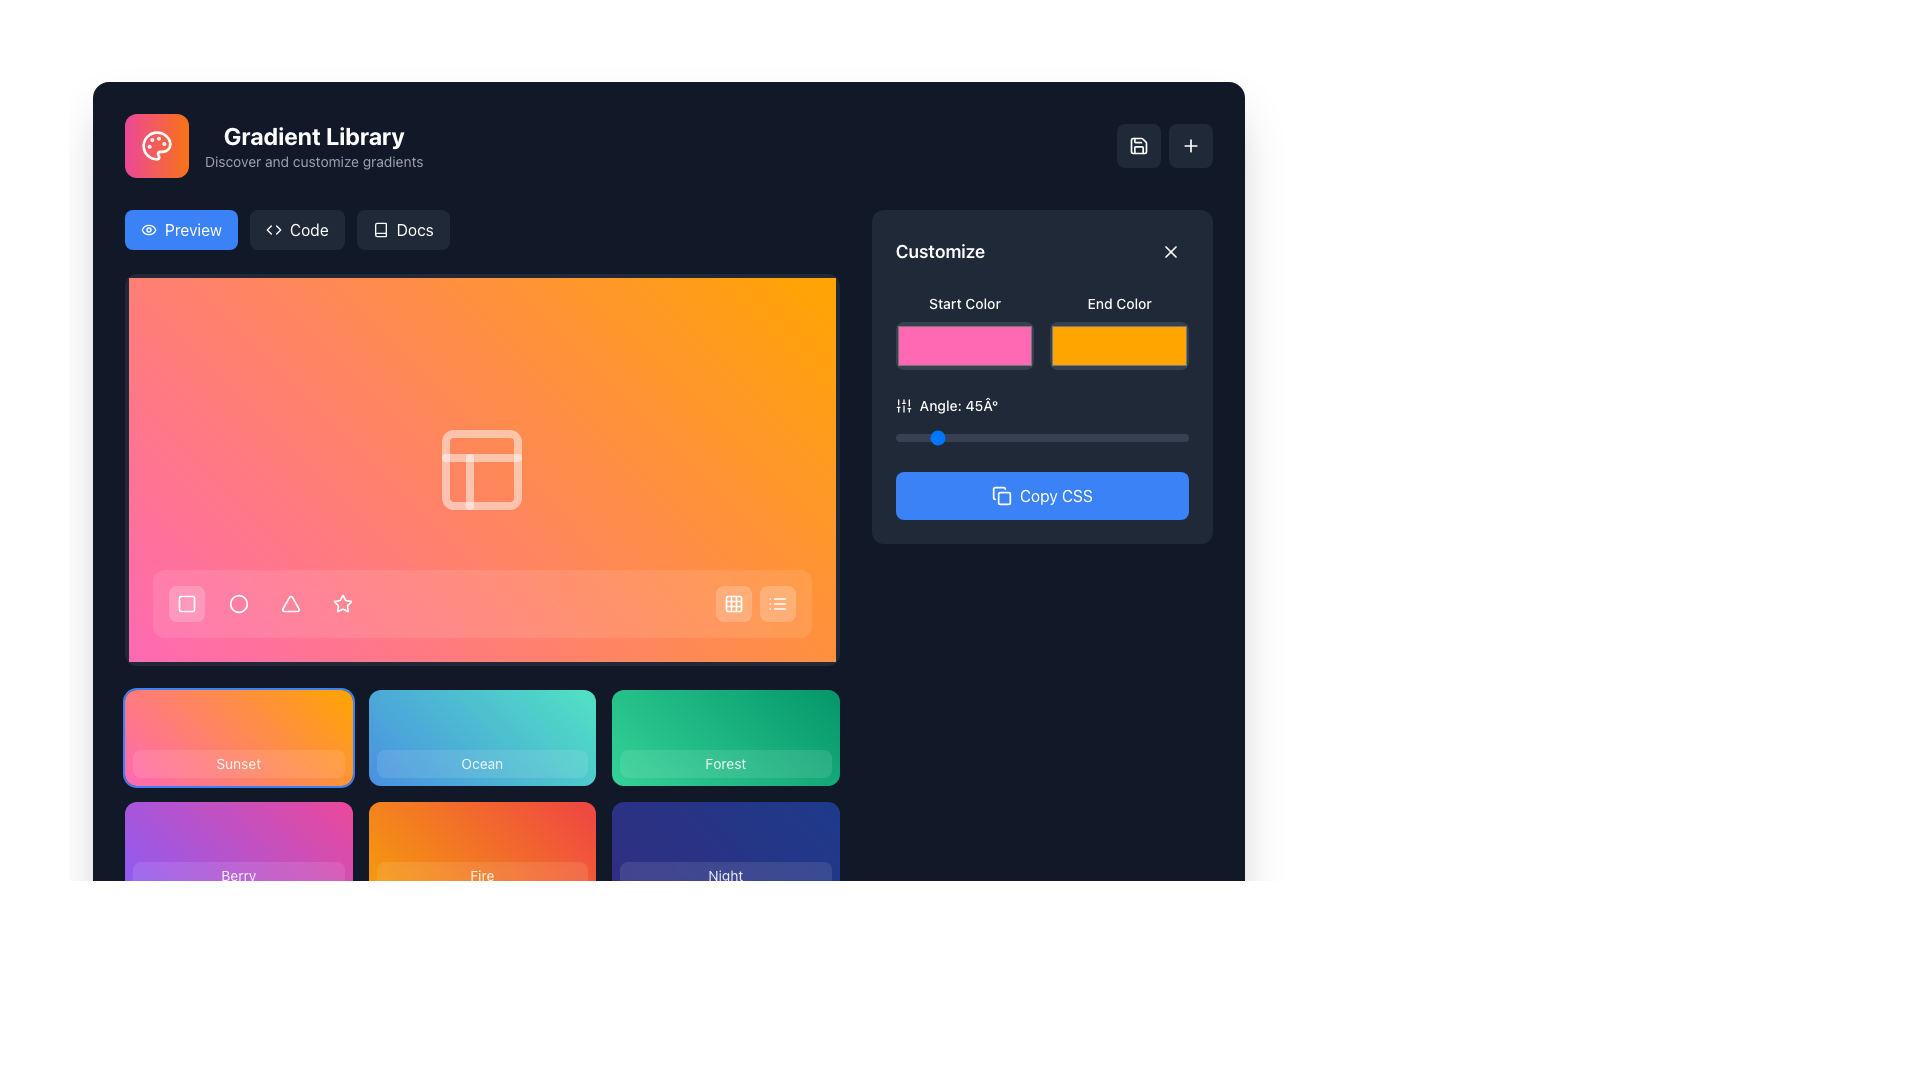 Image resolution: width=1920 pixels, height=1080 pixels. I want to click on the 'Customize' label element, which is a large, bold text label at the top-left corner of the settings panel, so click(939, 250).